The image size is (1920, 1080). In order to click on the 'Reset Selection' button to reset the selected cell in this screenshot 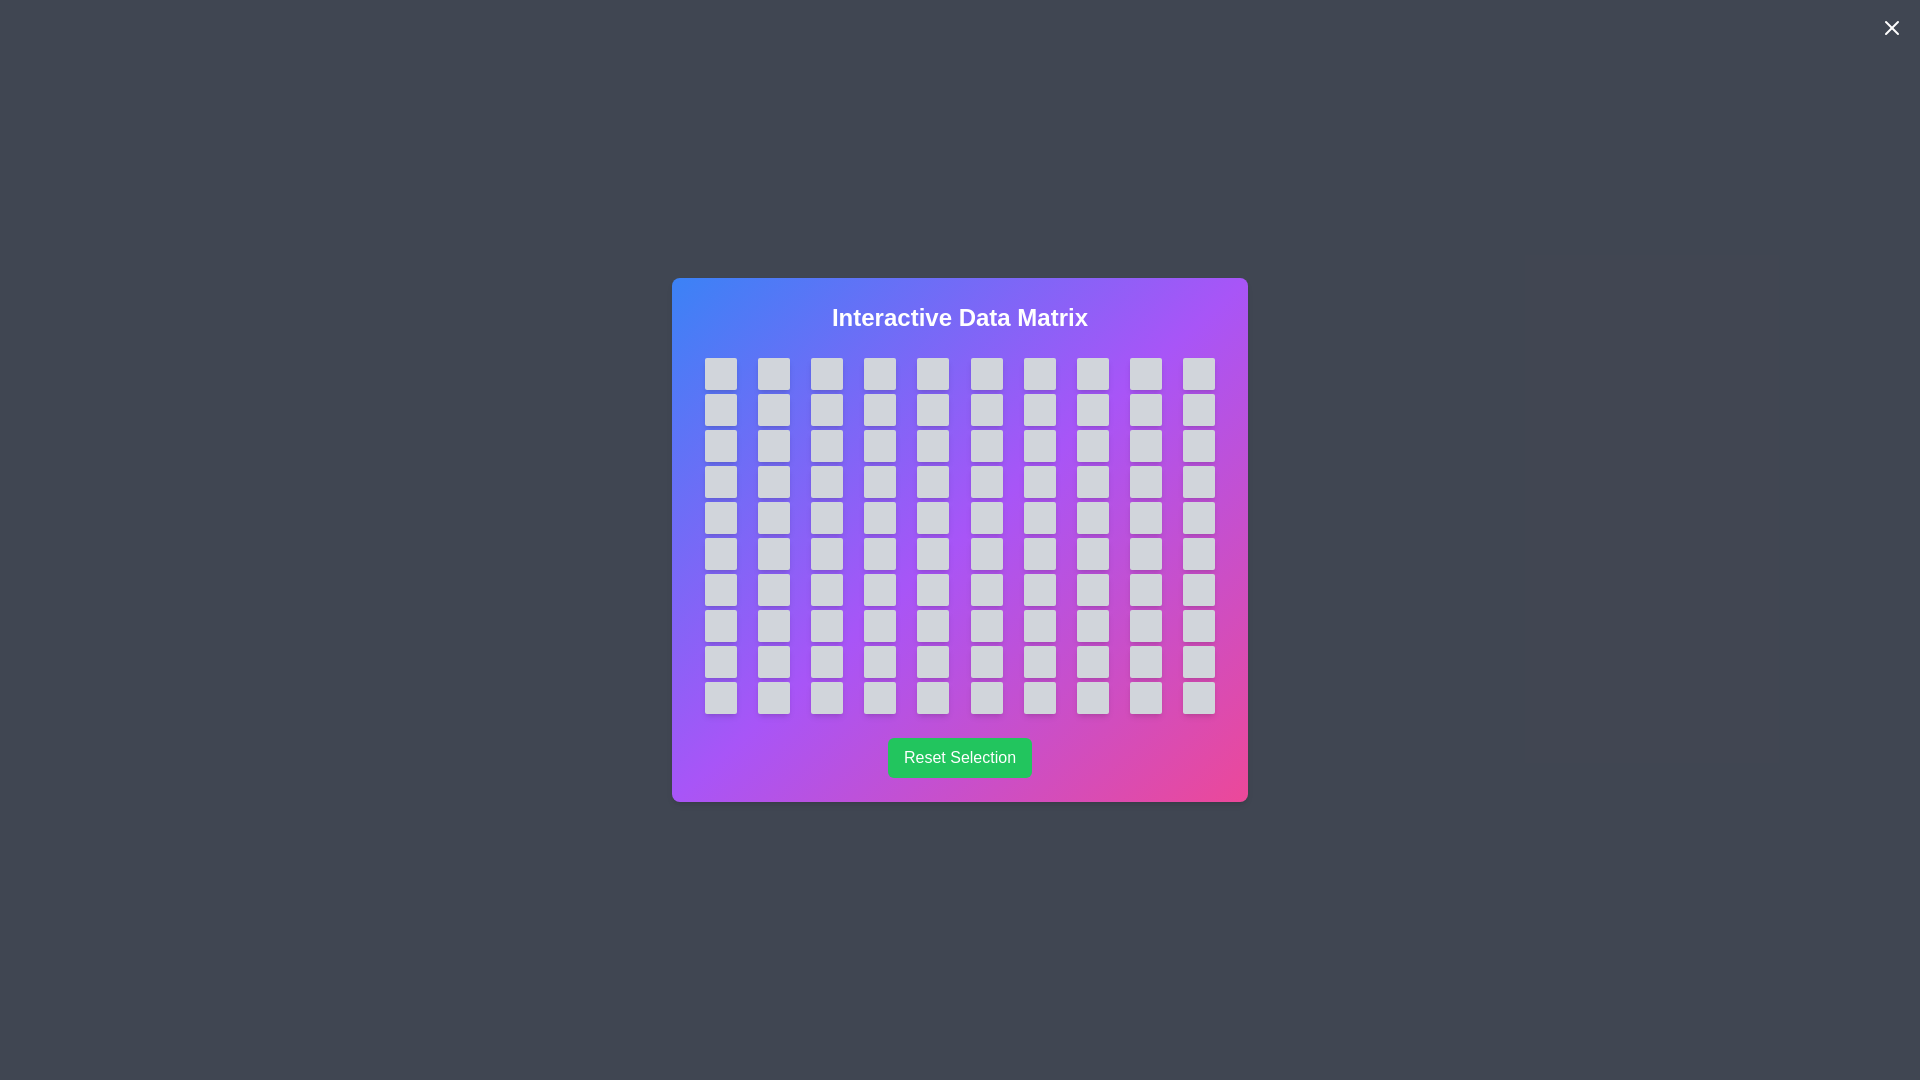, I will do `click(960, 758)`.